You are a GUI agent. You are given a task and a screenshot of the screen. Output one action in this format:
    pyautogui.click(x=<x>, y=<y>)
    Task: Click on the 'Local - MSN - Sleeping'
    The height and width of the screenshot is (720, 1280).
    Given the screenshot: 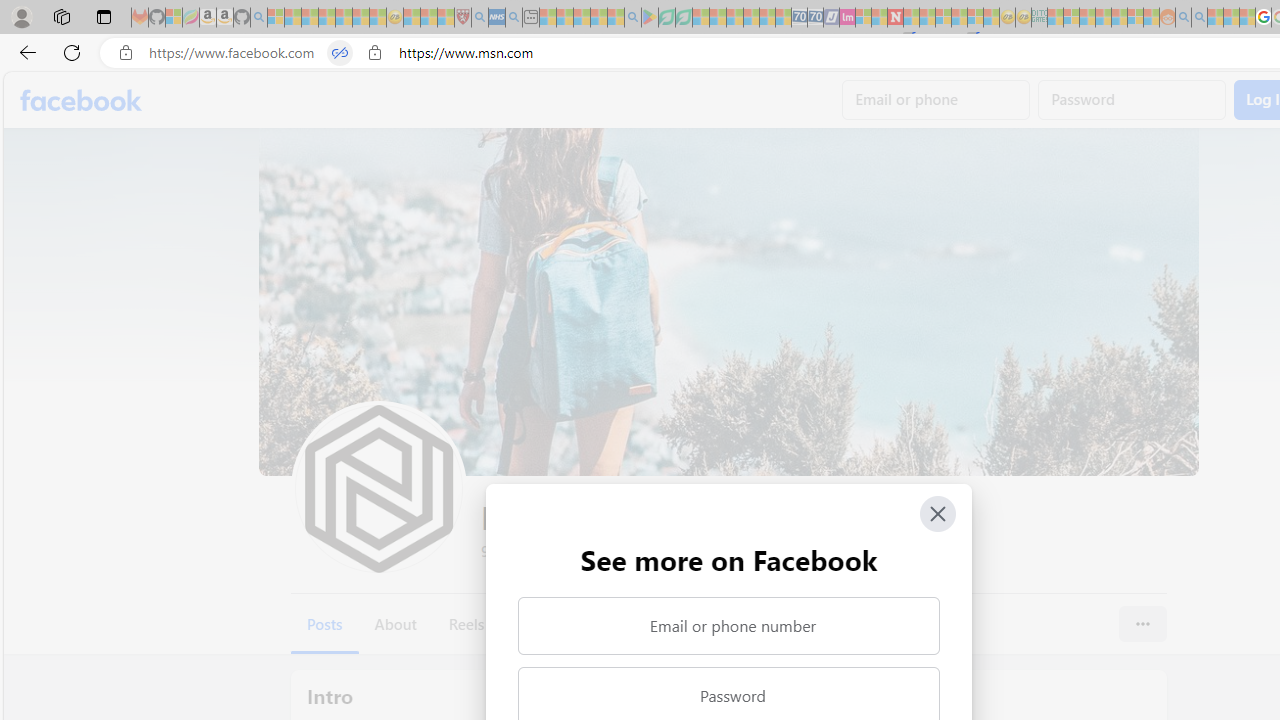 What is the action you would take?
    pyautogui.click(x=445, y=17)
    